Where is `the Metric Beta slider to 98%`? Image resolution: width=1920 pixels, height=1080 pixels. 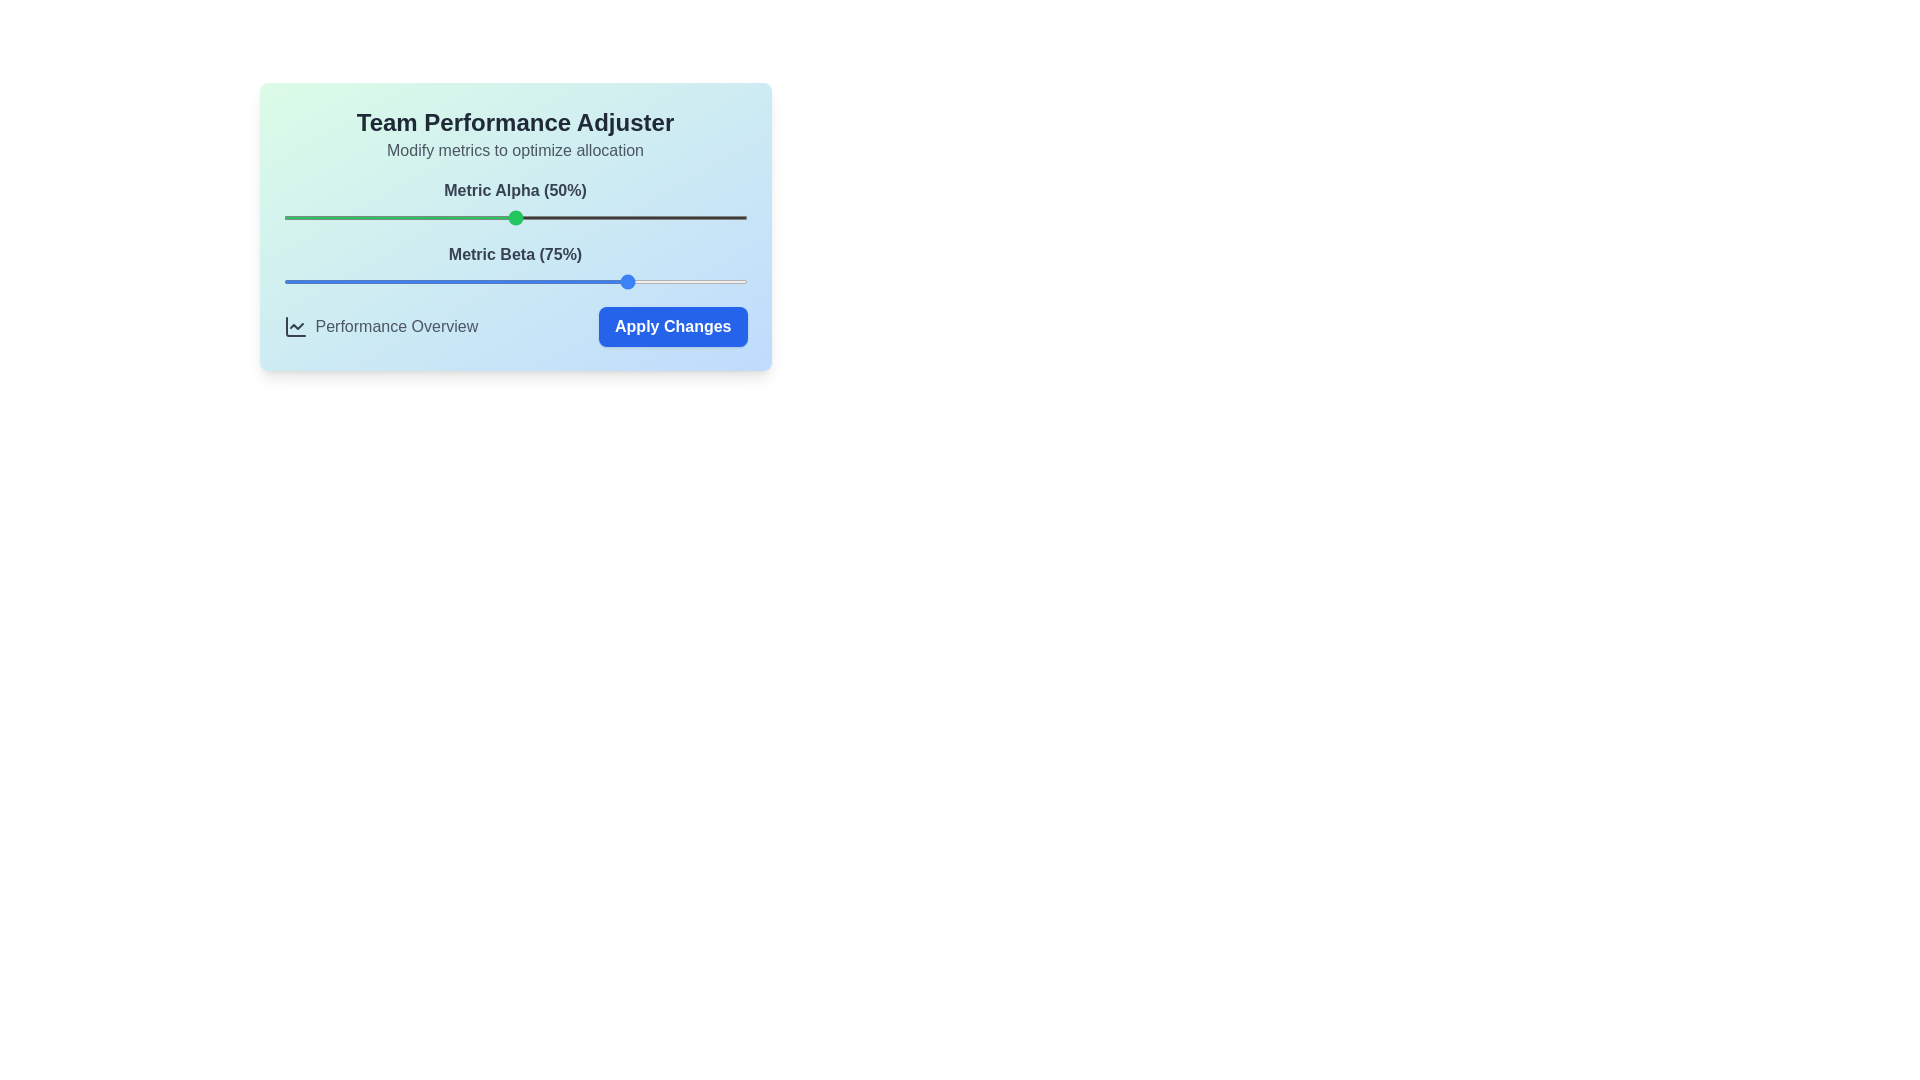
the Metric Beta slider to 98% is located at coordinates (737, 281).